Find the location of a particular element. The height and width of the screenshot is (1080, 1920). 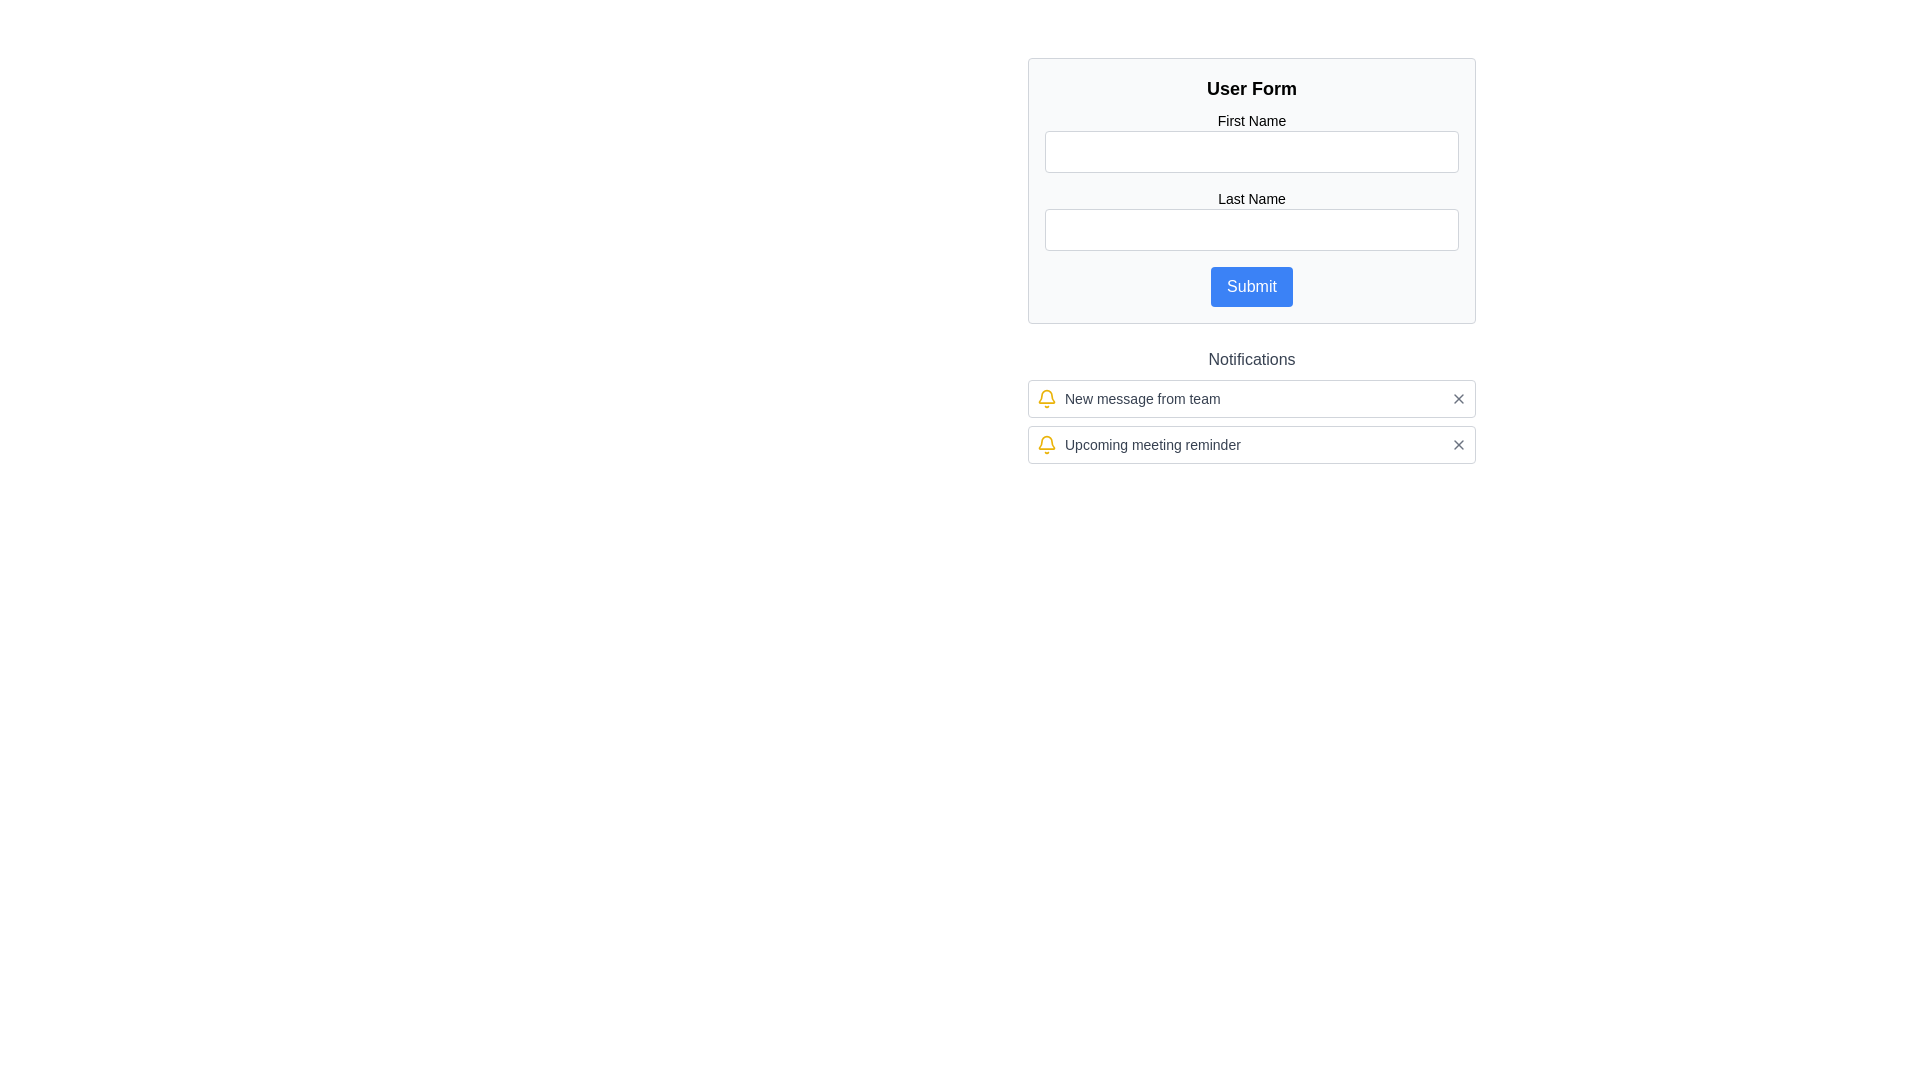

the dismiss button located on the far right side of the 'New message from team' notification box is located at coordinates (1459, 398).